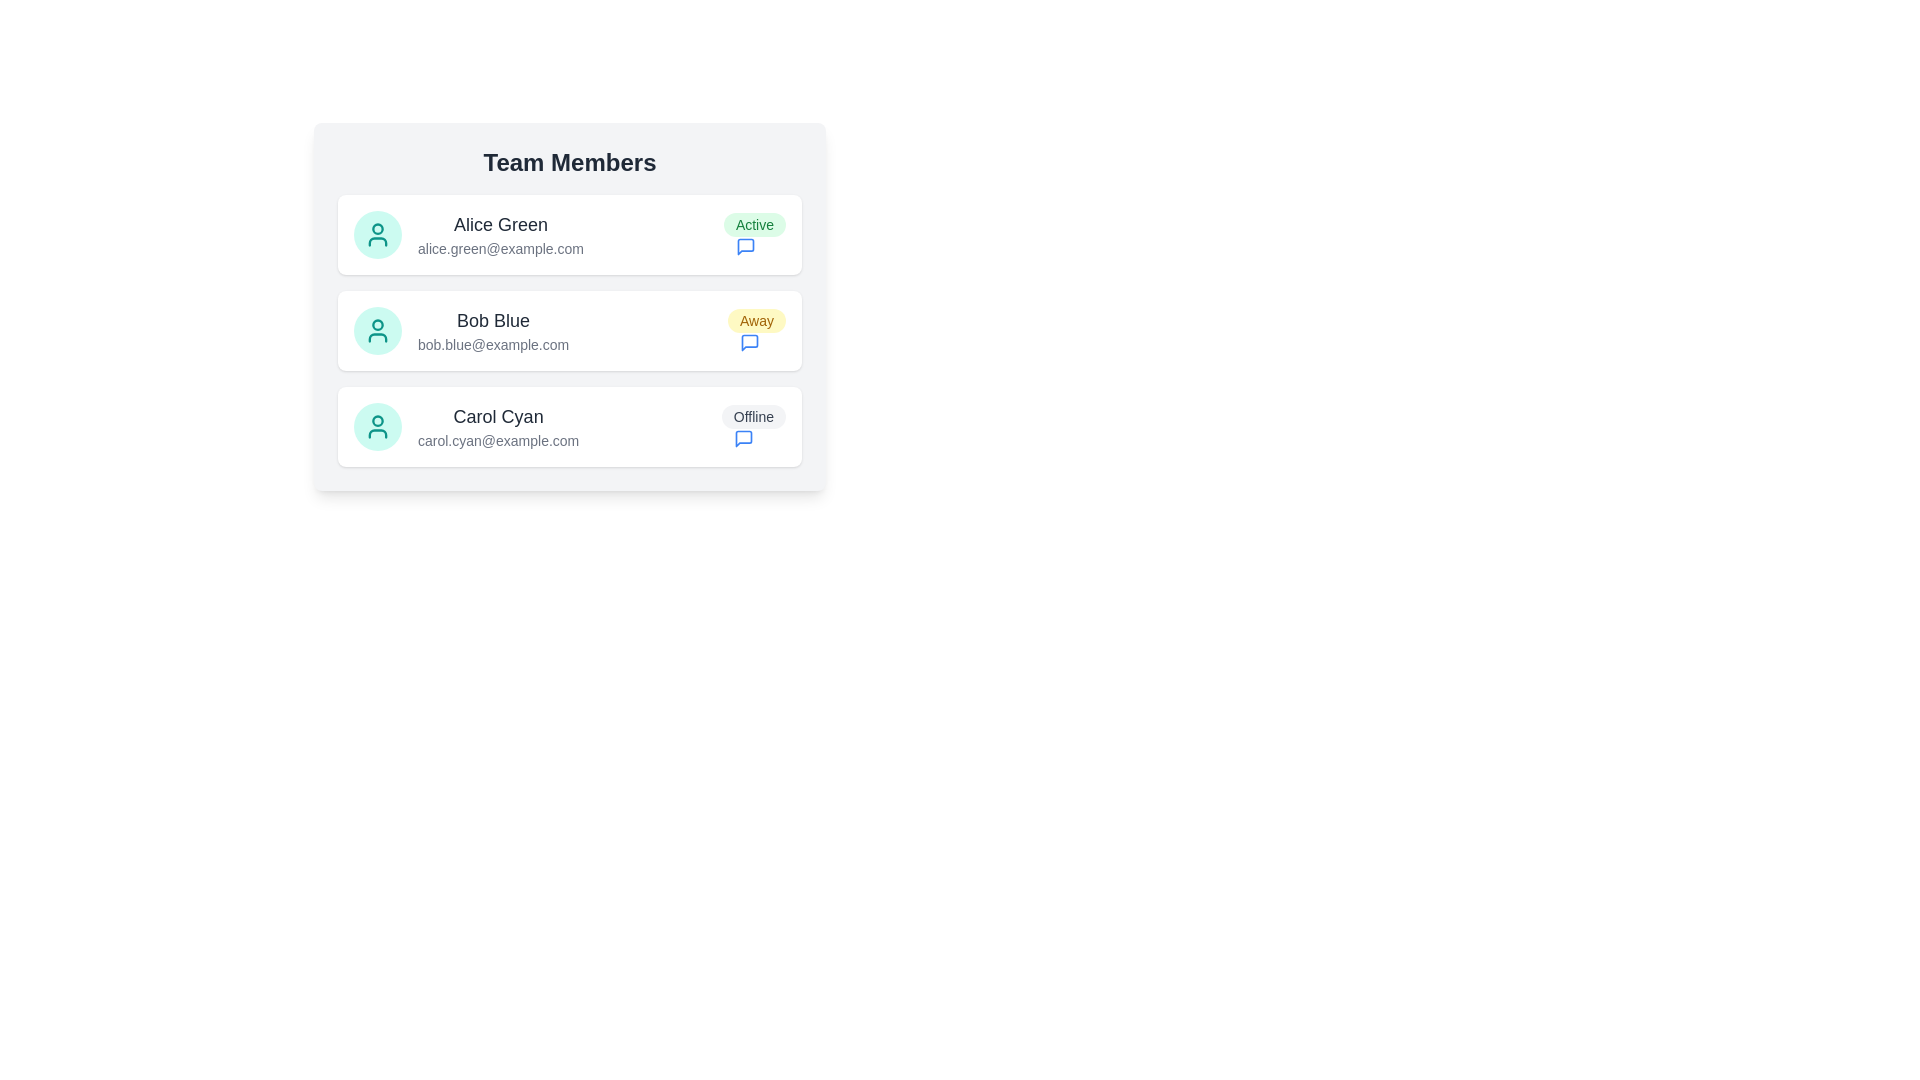 This screenshot has width=1920, height=1080. I want to click on the status indicator element displaying 'Offline' with a message bubble icon, so click(752, 426).